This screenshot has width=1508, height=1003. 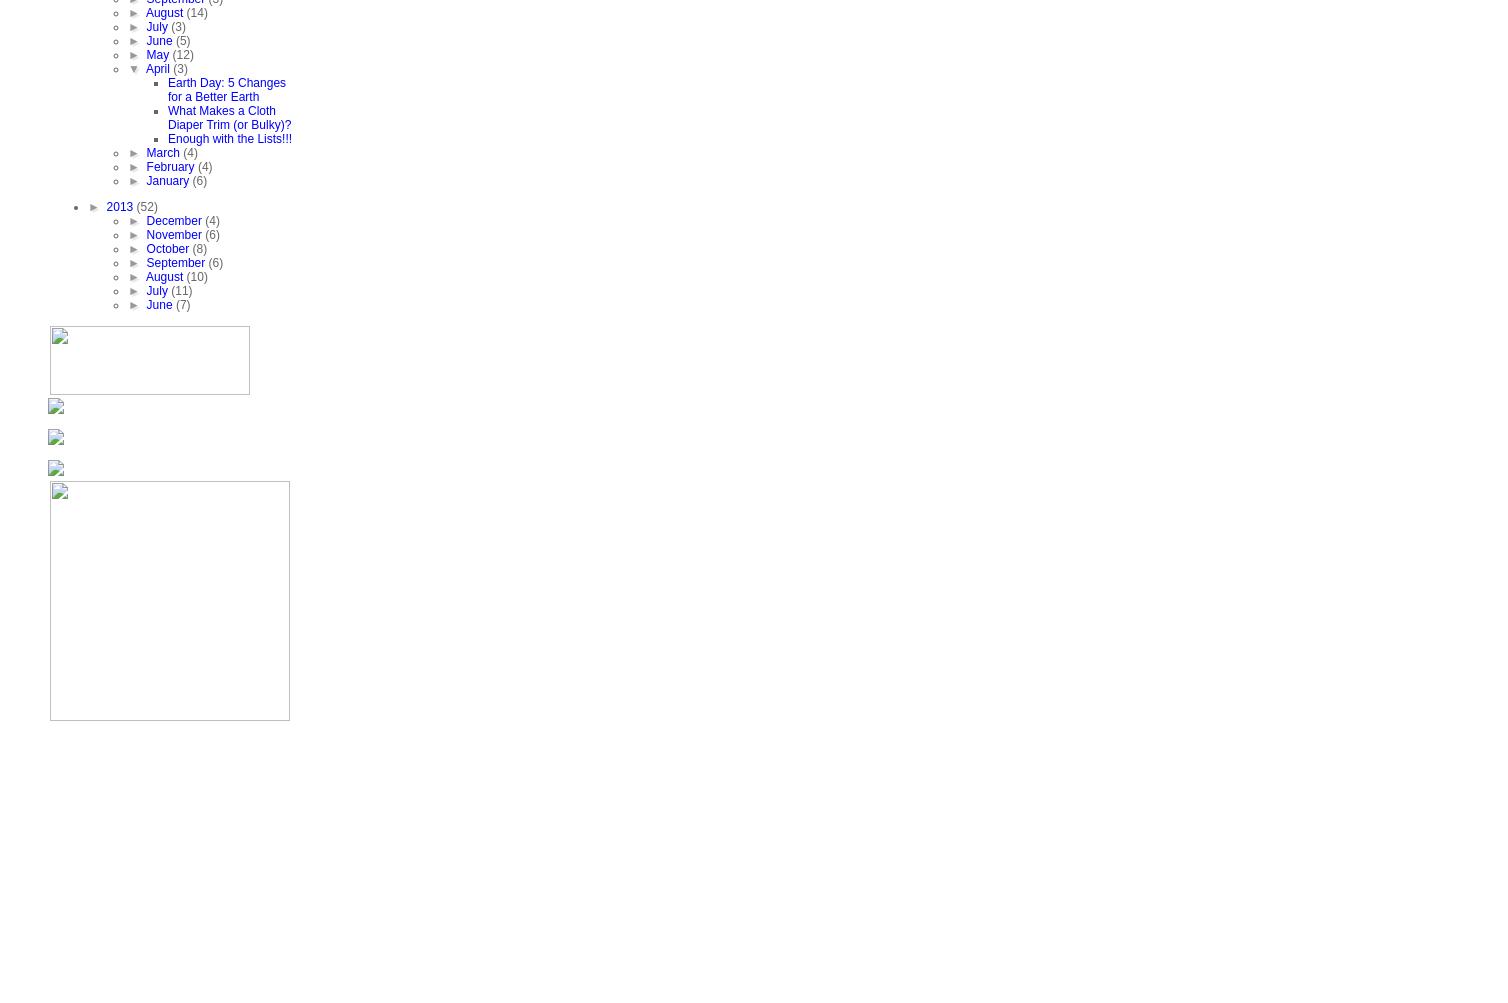 I want to click on 'What Makes a Cloth Diaper Trim (or Bulky)?', so click(x=228, y=116).